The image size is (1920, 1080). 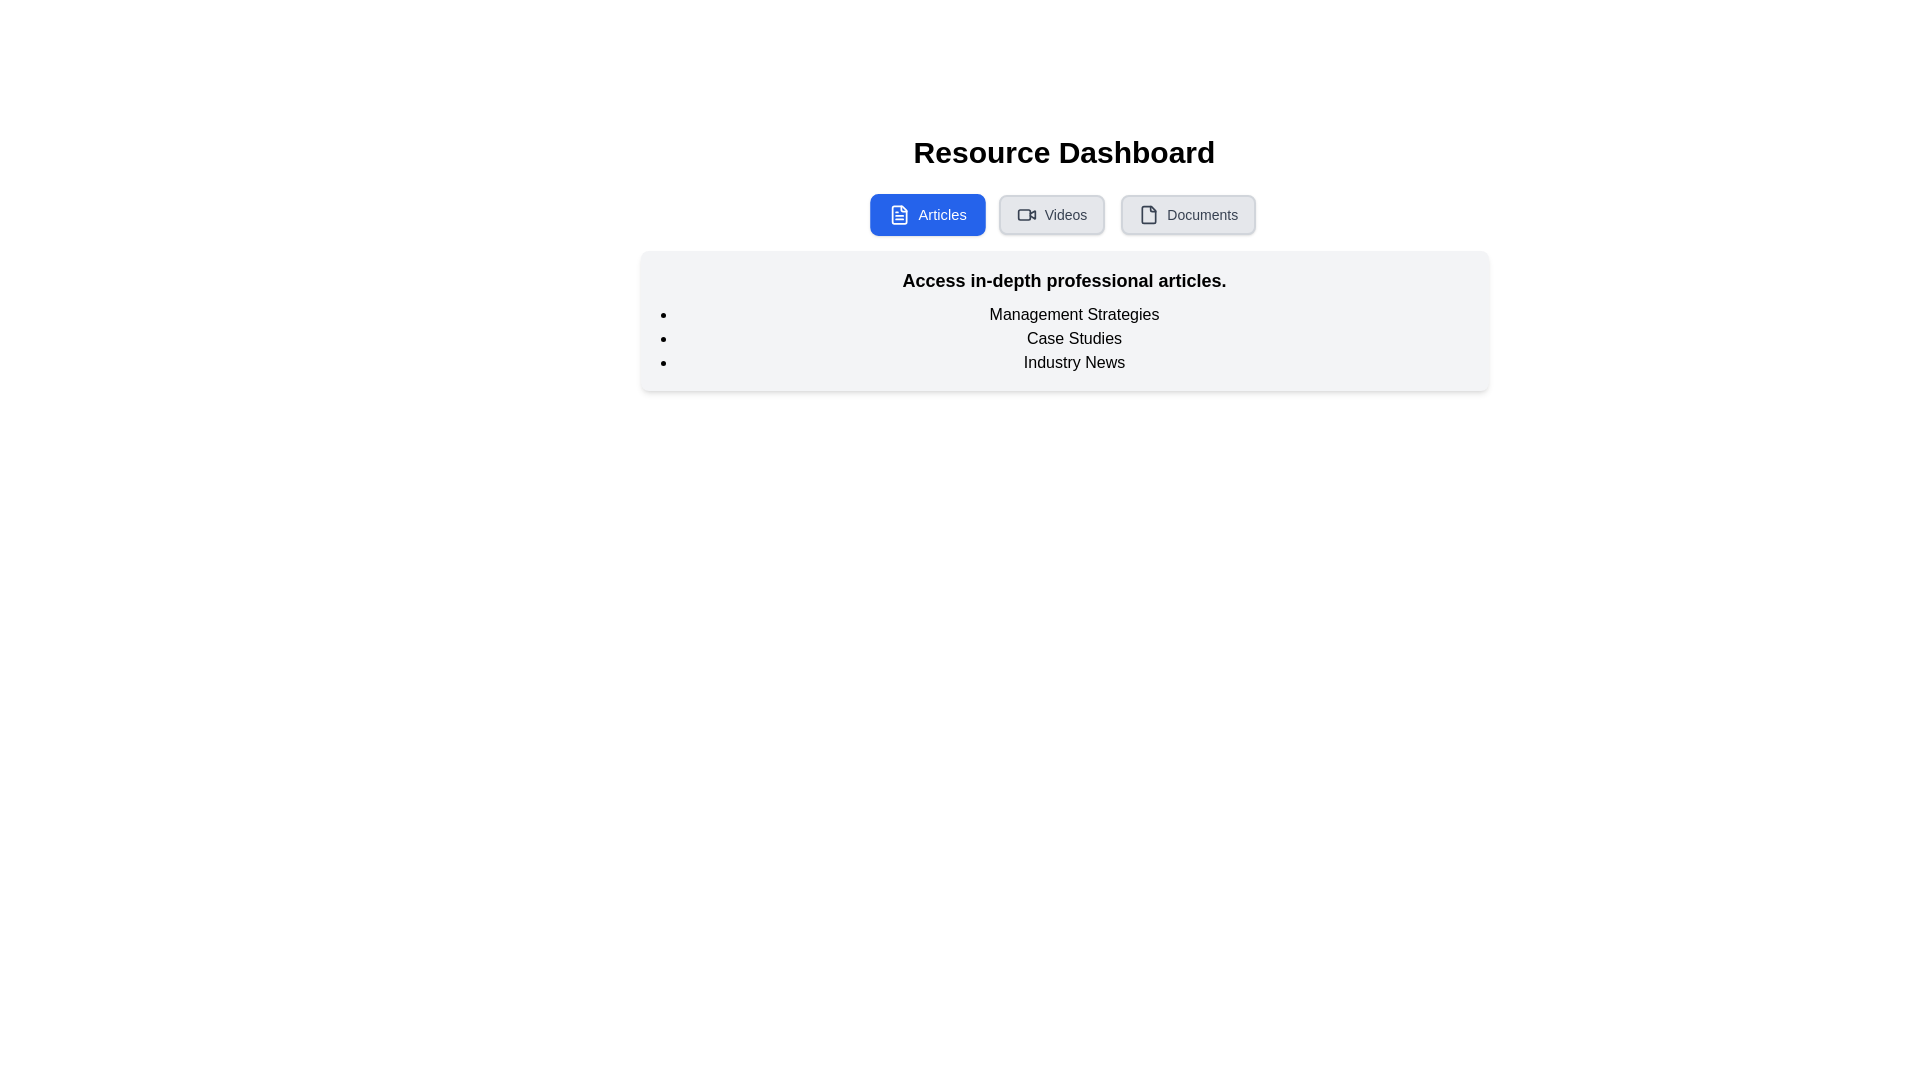 I want to click on the second list item representing a category for professional articles or resources related to case studies, located between 'Management Strategies' and 'Industry News', so click(x=1073, y=338).